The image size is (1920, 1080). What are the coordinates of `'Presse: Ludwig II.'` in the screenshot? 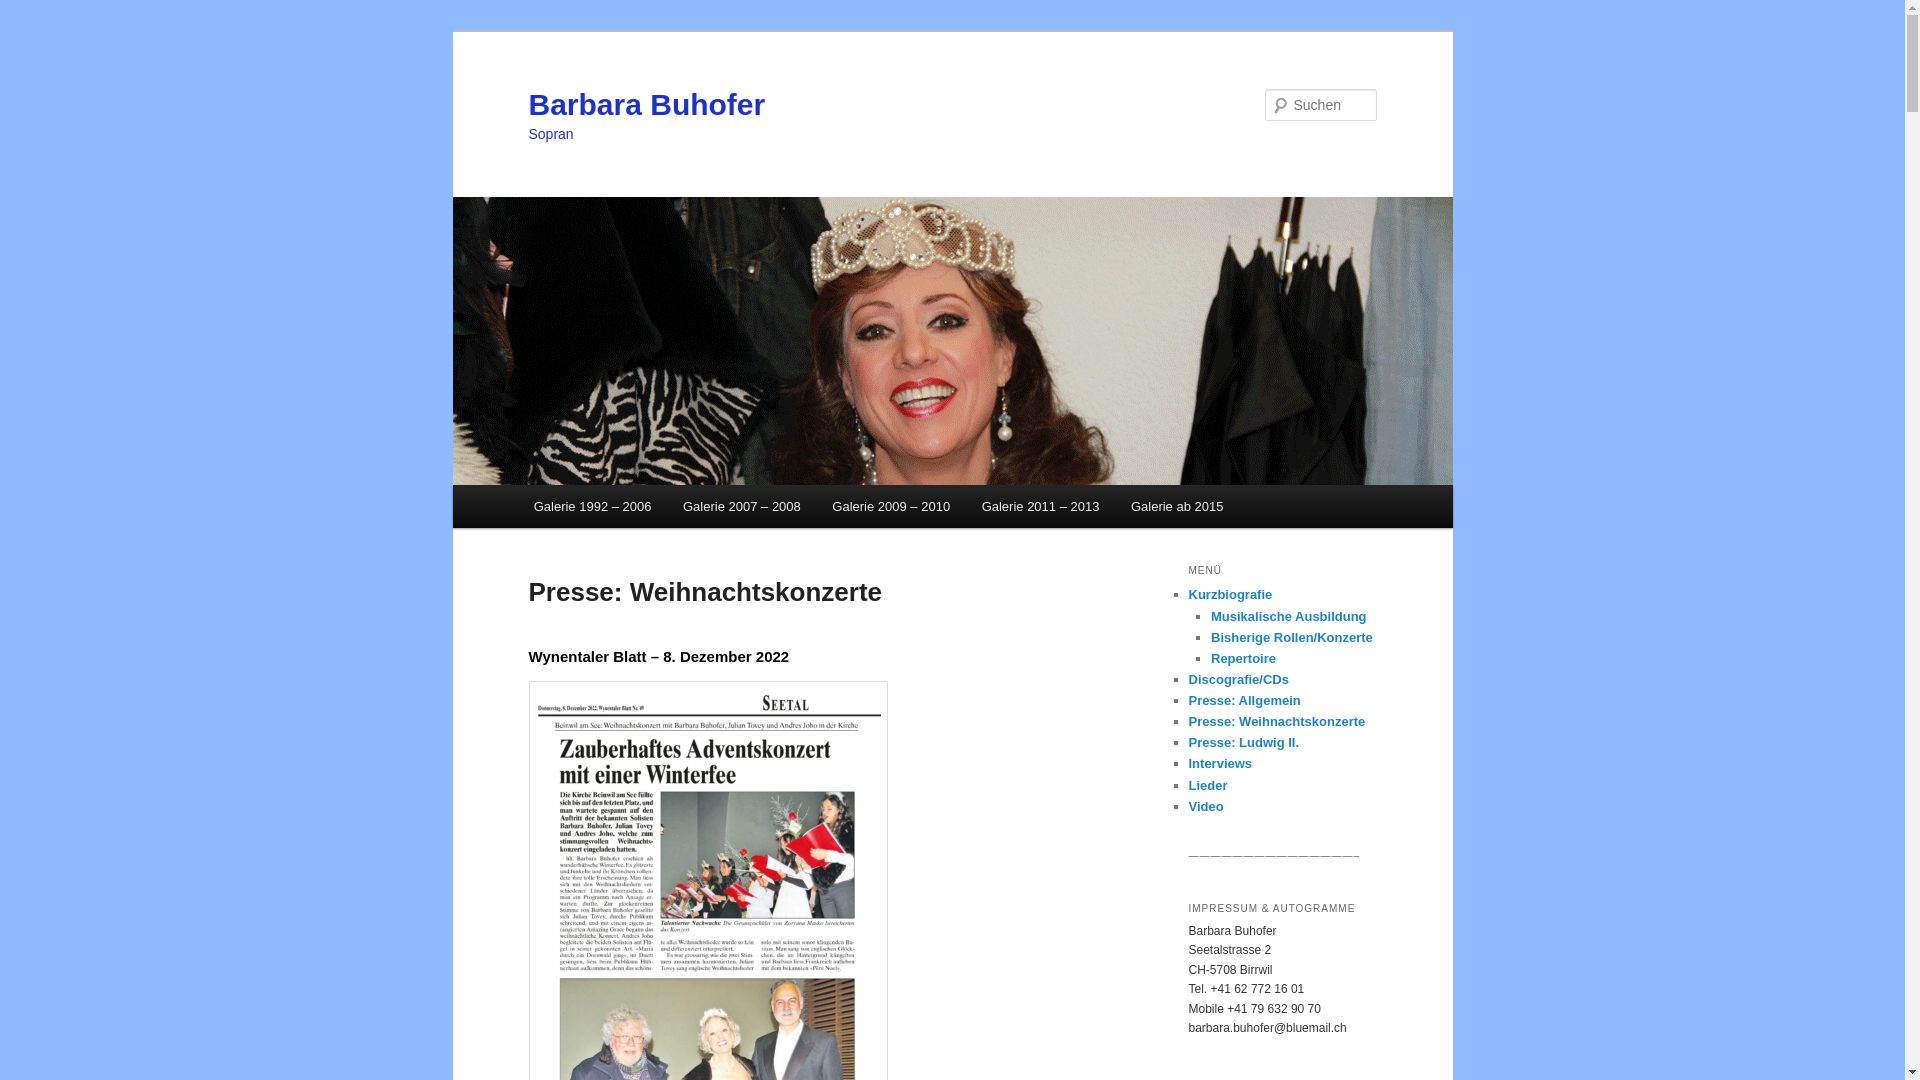 It's located at (1242, 742).